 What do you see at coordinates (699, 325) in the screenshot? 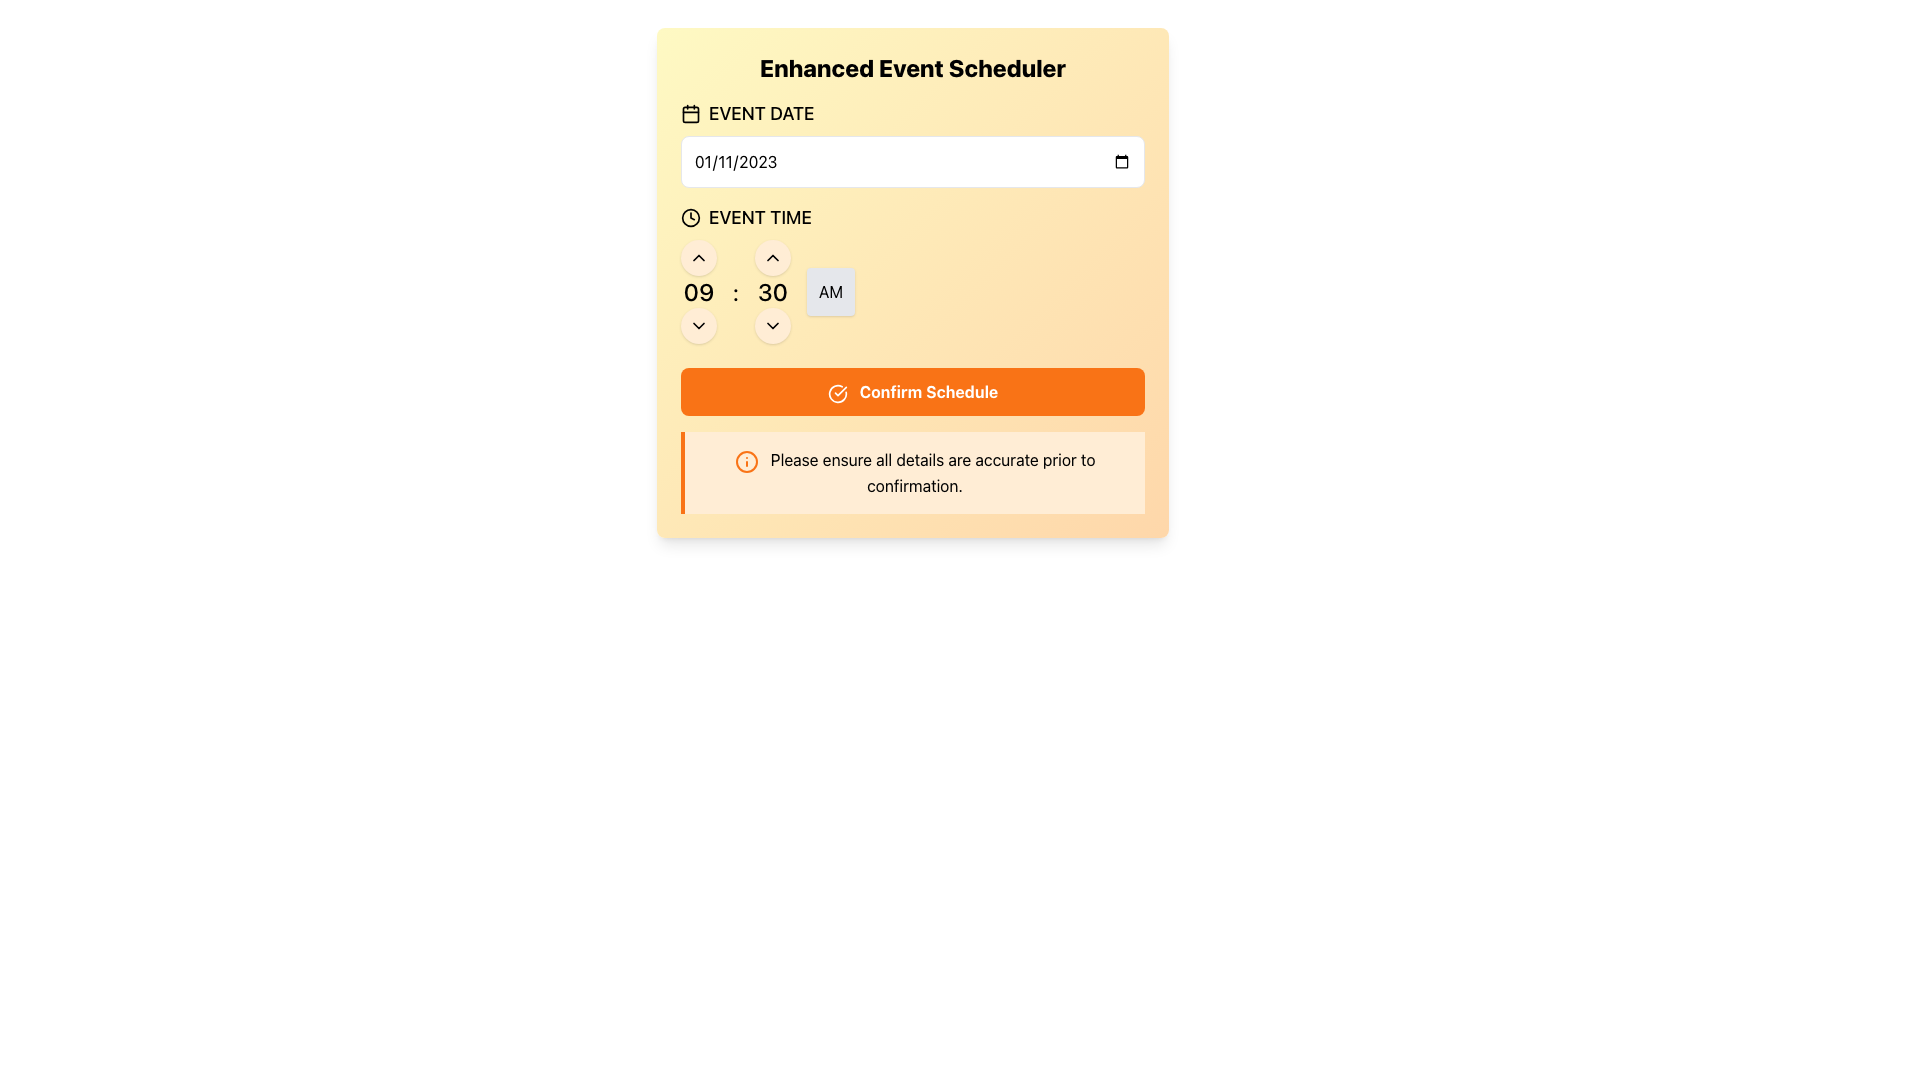
I see `the chevron-down icon located under the 'EVENT TIME' section` at bounding box center [699, 325].